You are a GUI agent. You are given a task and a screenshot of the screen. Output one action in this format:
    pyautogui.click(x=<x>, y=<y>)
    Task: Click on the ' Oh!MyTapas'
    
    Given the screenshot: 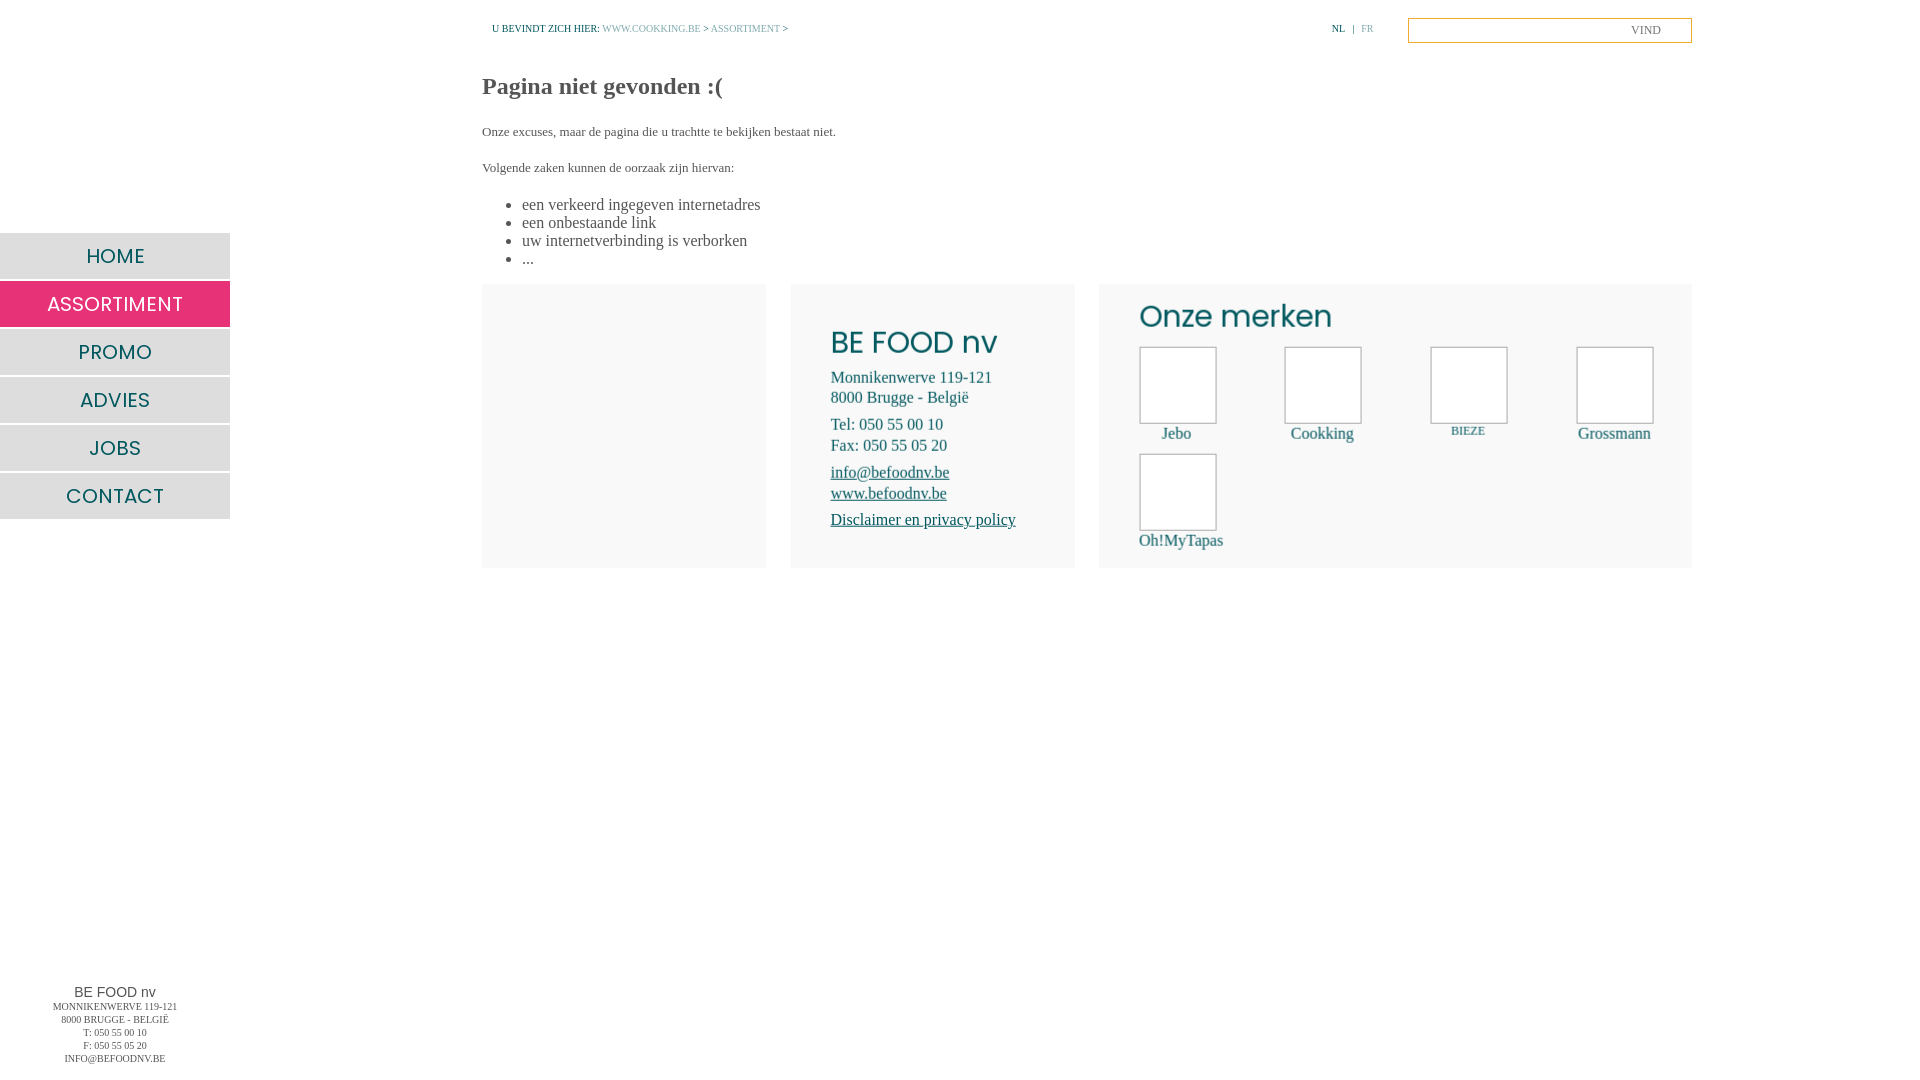 What is the action you would take?
    pyautogui.click(x=1138, y=501)
    